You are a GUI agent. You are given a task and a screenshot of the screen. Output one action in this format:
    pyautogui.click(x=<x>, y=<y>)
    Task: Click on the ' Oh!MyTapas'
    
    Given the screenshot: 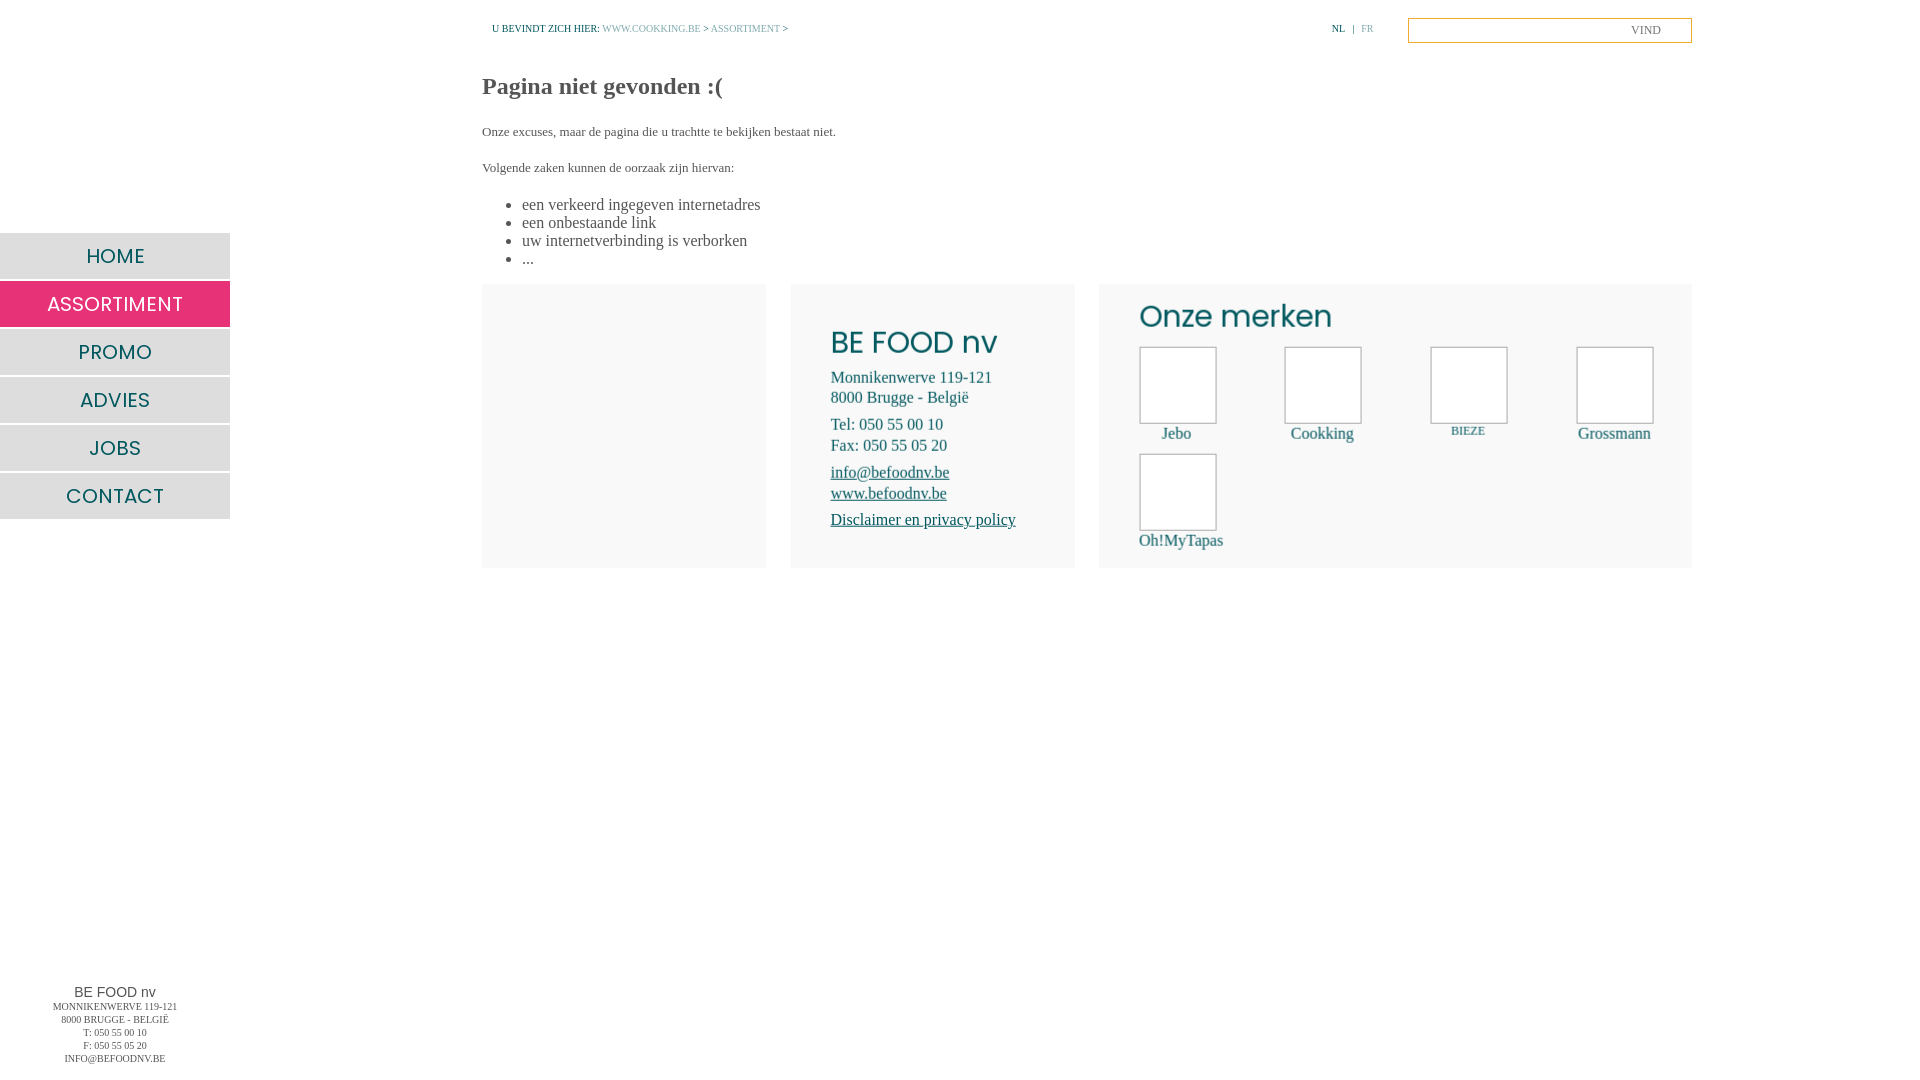 What is the action you would take?
    pyautogui.click(x=1138, y=501)
    